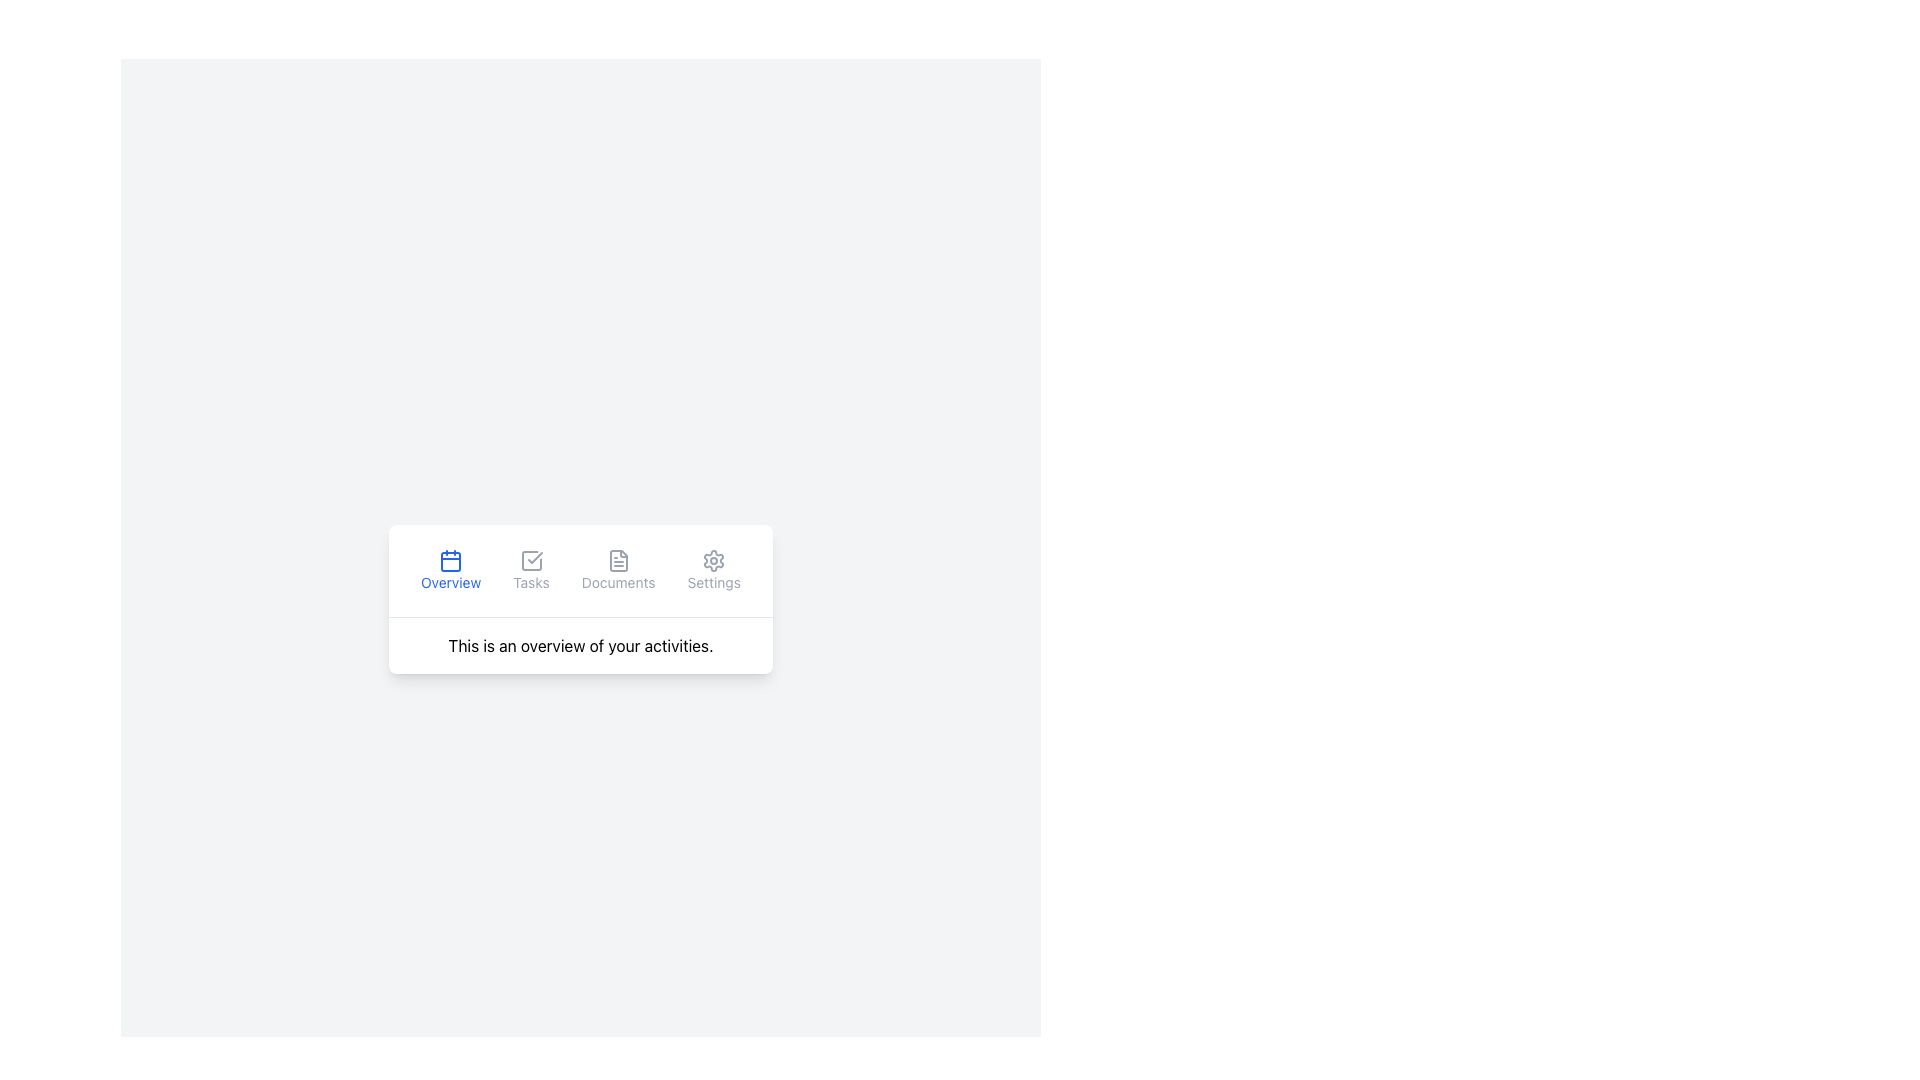  Describe the element at coordinates (531, 570) in the screenshot. I see `the button located in the horizontal navigation bar that navigates to the tasks section of the application` at that location.